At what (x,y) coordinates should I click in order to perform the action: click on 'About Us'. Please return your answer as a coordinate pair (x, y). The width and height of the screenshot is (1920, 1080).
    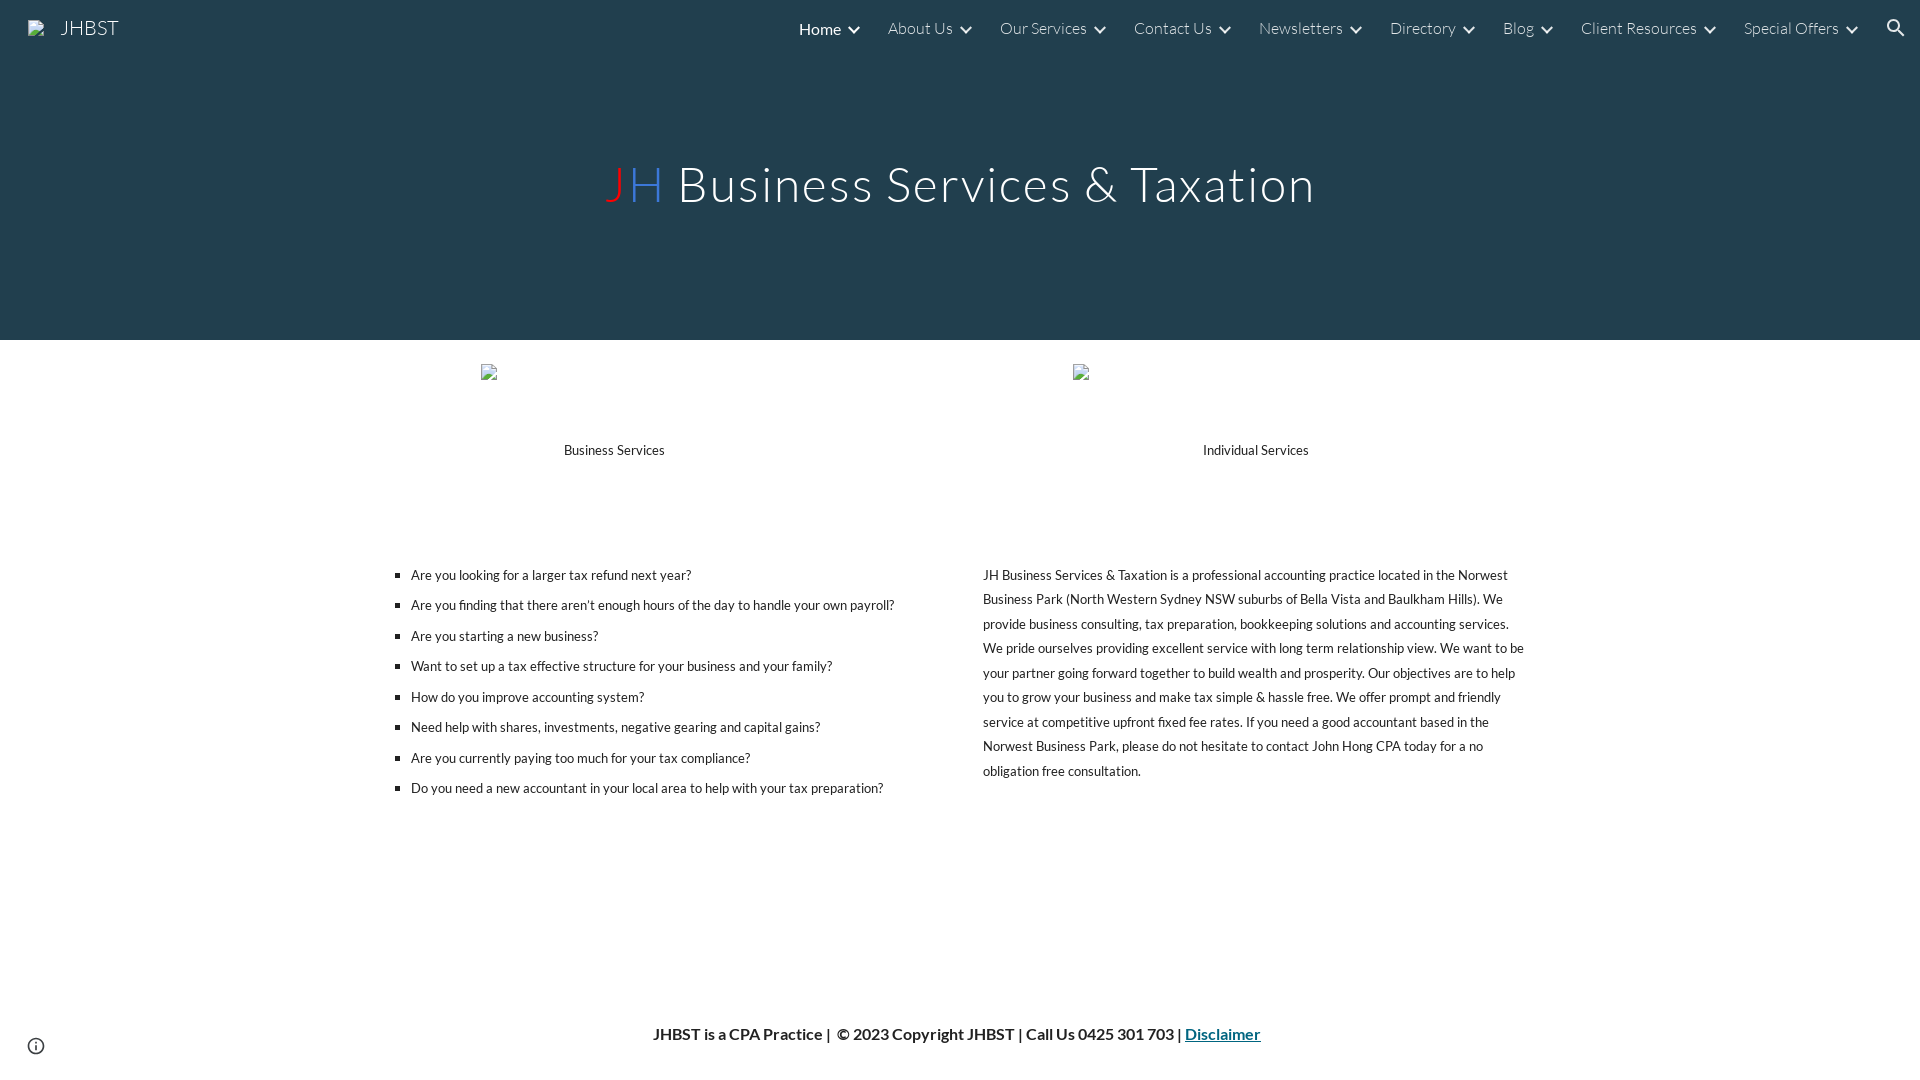
    Looking at the image, I should click on (887, 27).